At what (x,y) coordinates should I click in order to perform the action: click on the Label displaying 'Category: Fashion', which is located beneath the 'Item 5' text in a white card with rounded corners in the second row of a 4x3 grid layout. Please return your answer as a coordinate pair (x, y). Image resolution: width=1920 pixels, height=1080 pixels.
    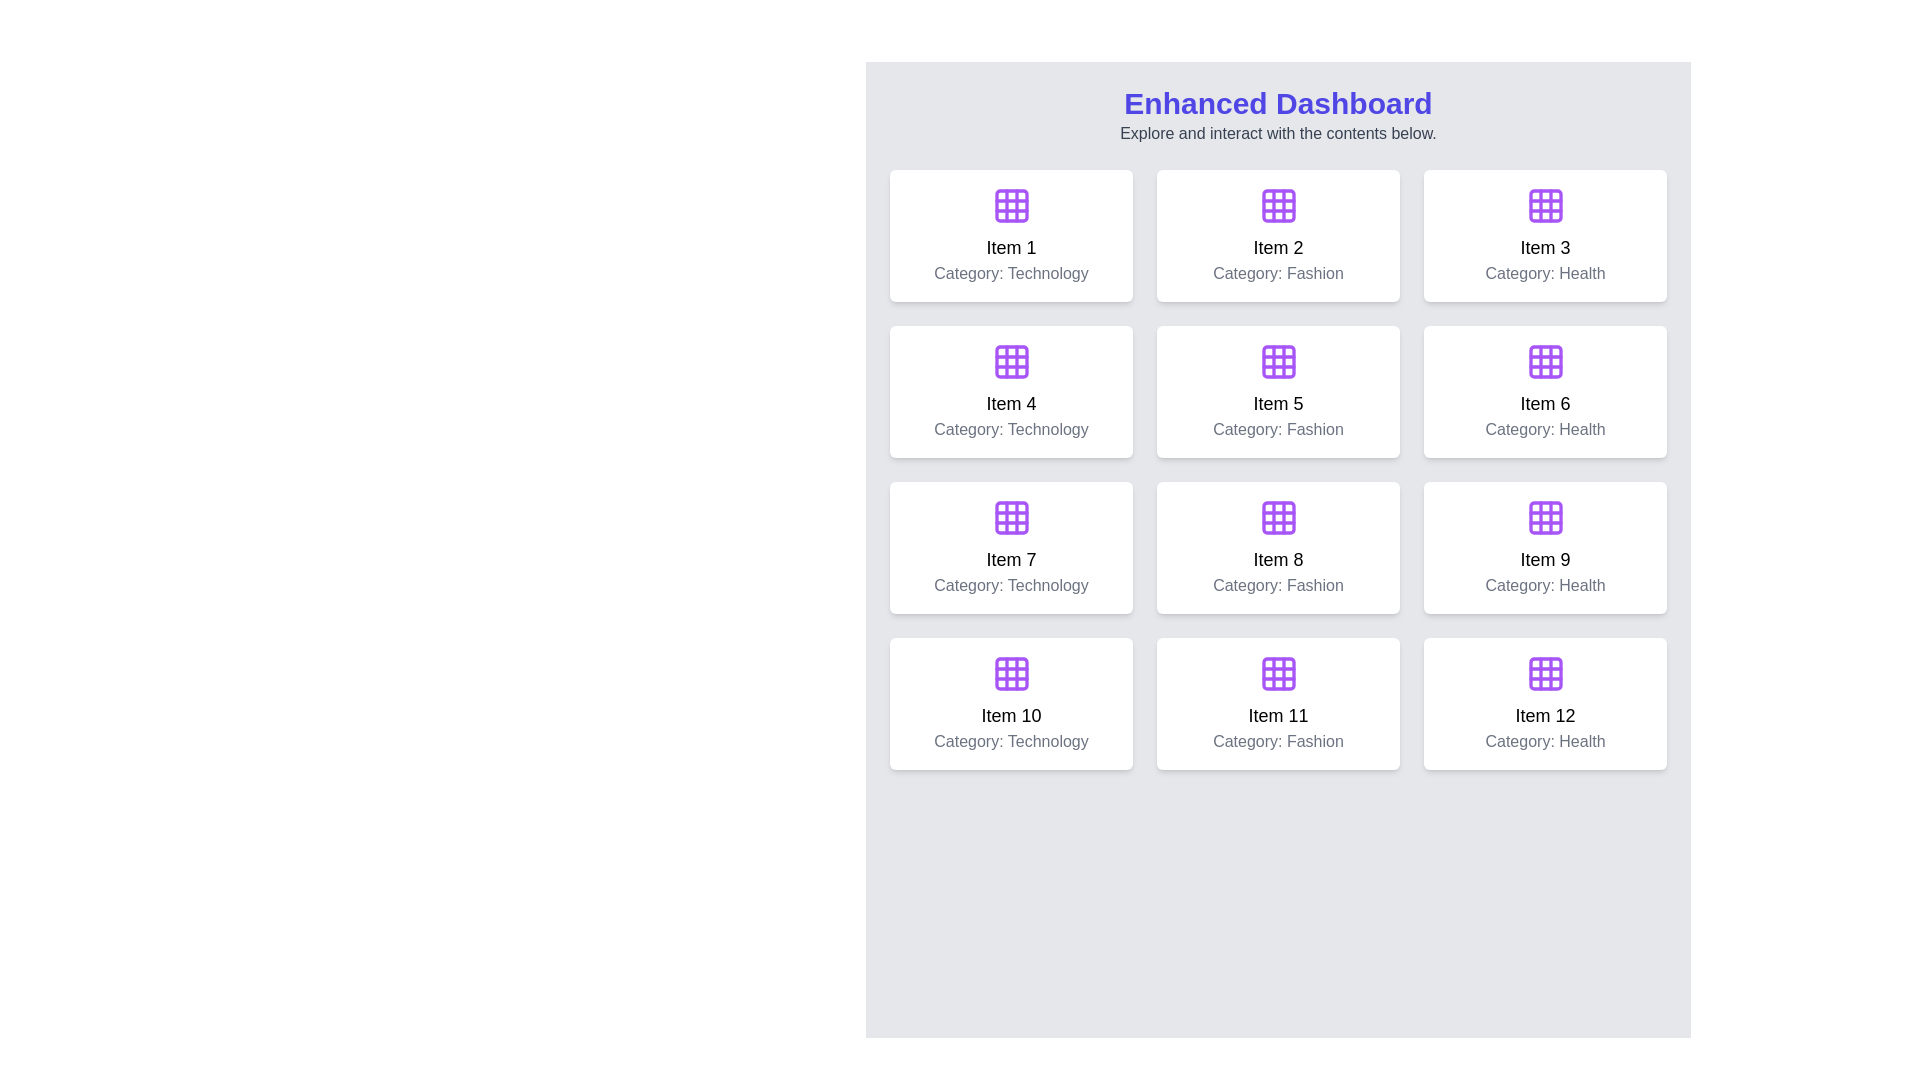
    Looking at the image, I should click on (1277, 428).